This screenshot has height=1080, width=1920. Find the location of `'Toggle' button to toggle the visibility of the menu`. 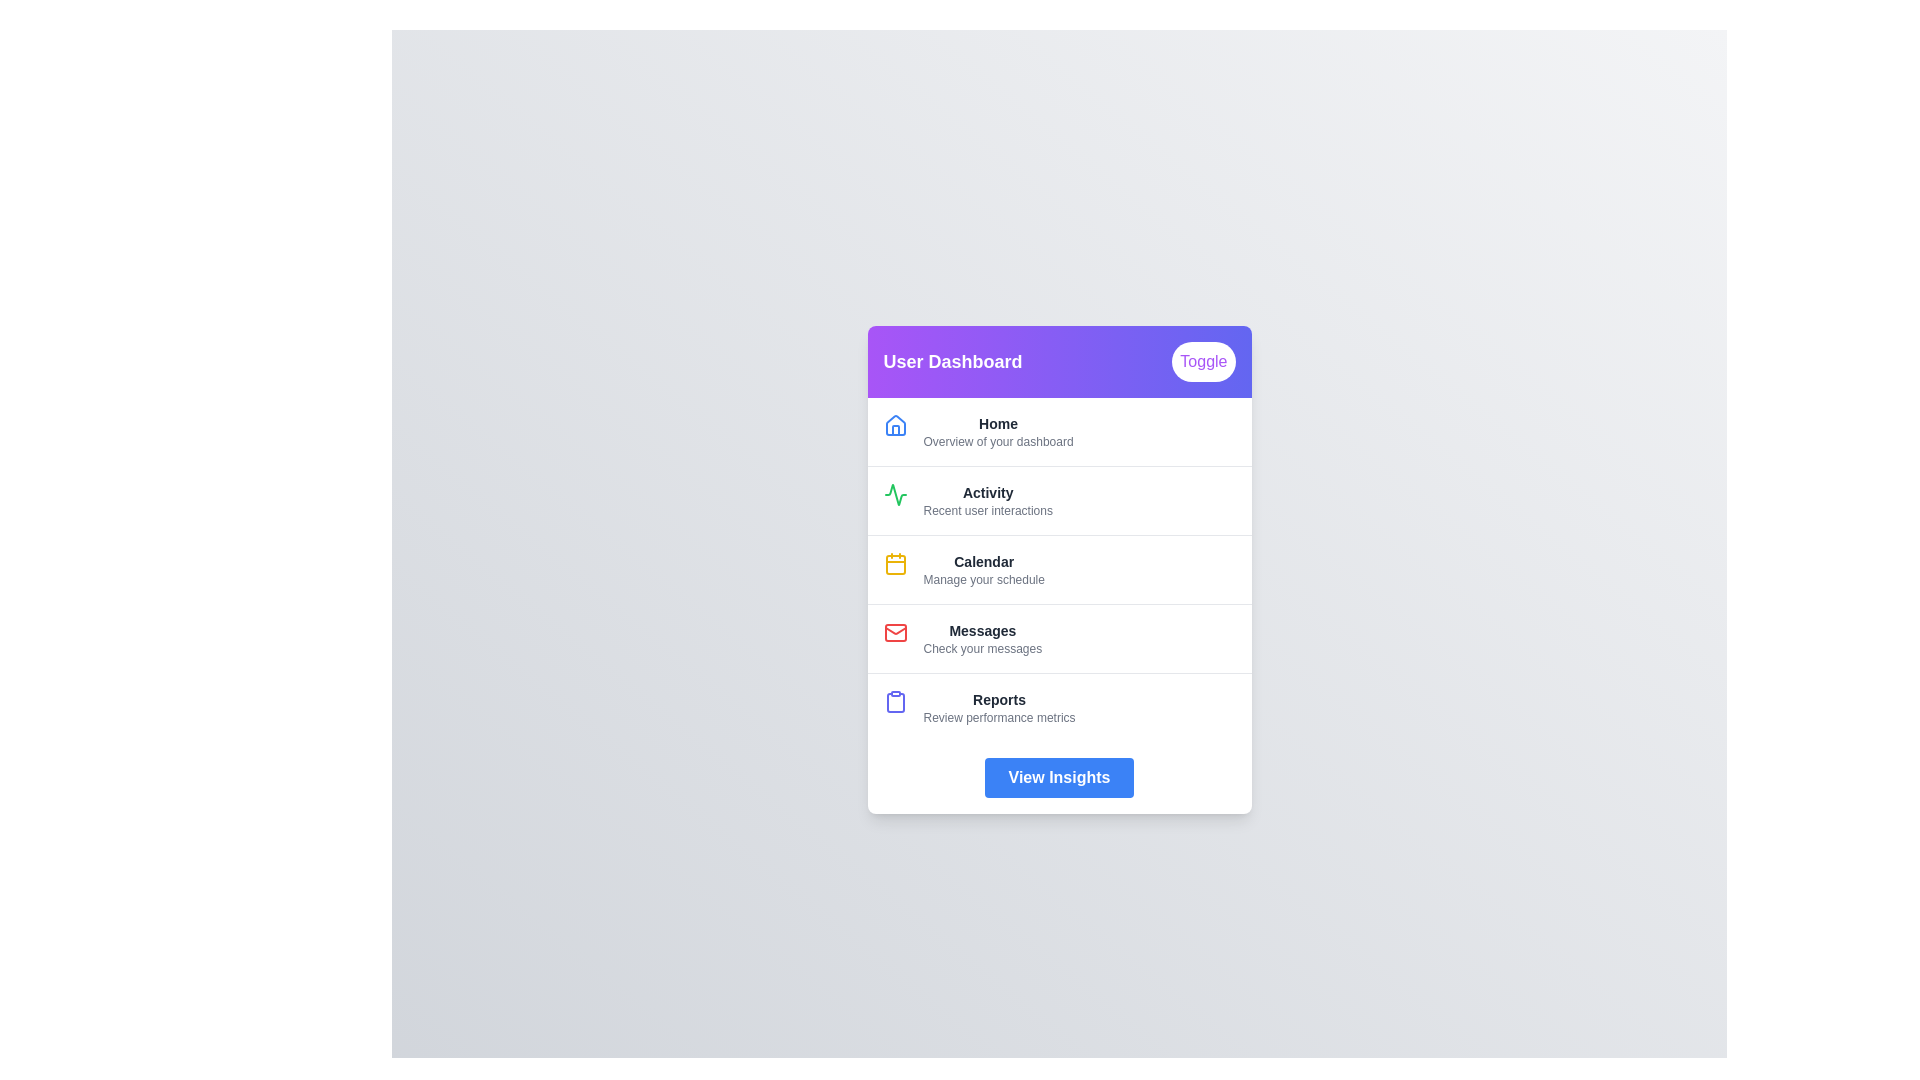

'Toggle' button to toggle the visibility of the menu is located at coordinates (1202, 362).